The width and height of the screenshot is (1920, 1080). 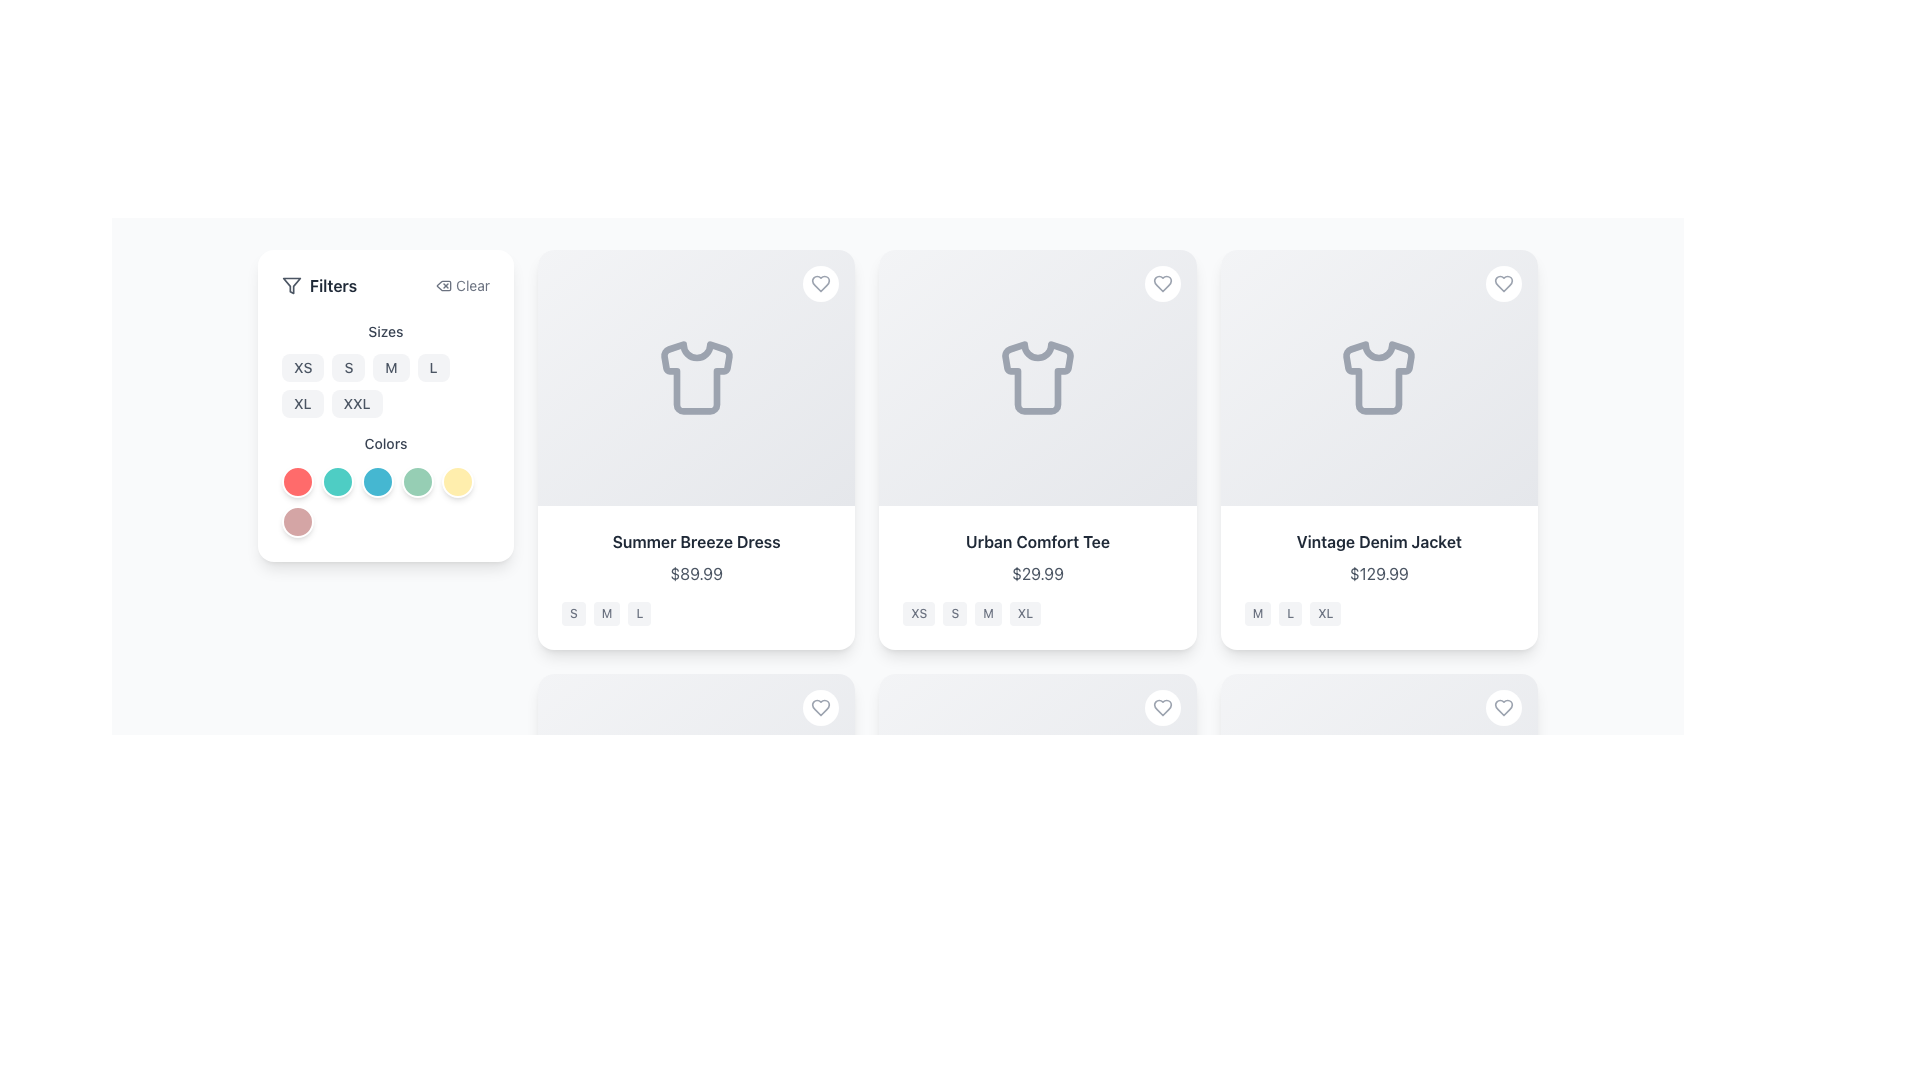 I want to click on the 'M' size button, which is a small rectangular button with gray text on a light gray background, so click(x=988, y=612).